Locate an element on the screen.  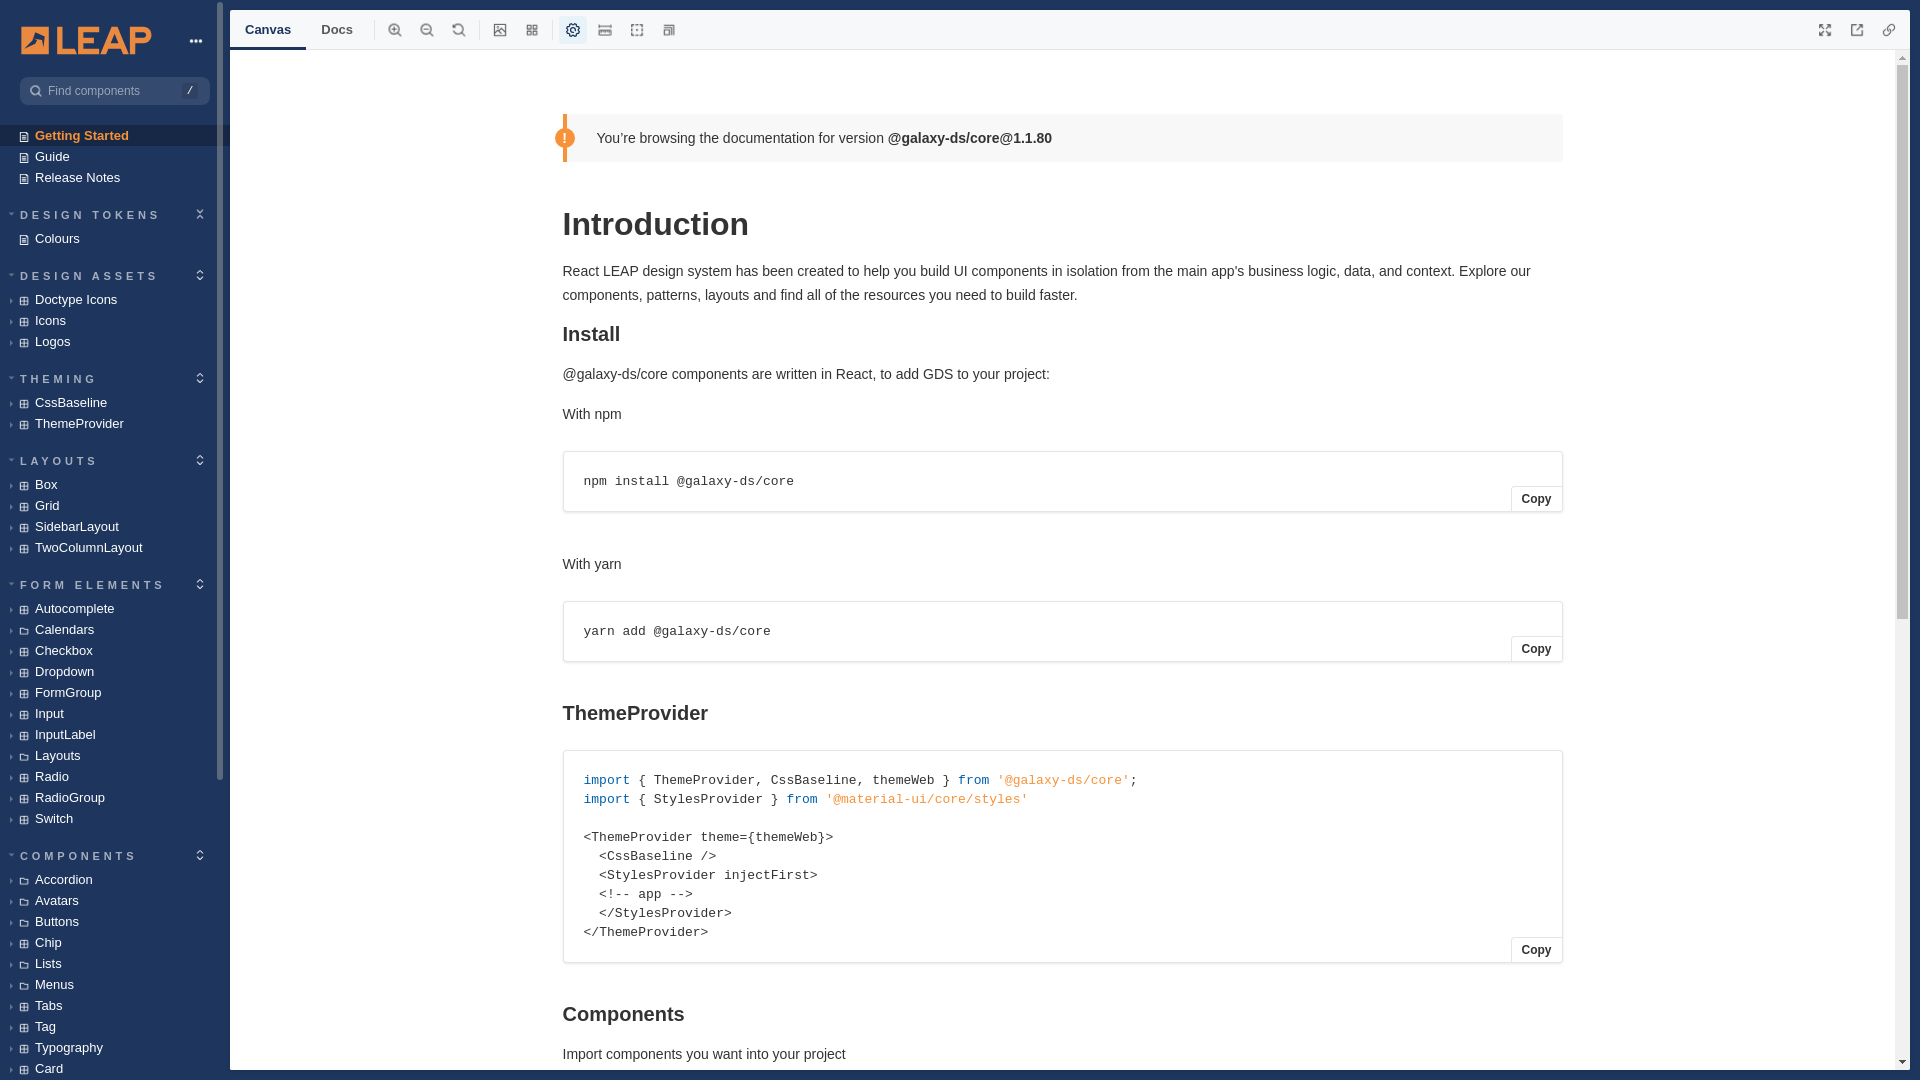
'LAYOUTS' is located at coordinates (54, 459).